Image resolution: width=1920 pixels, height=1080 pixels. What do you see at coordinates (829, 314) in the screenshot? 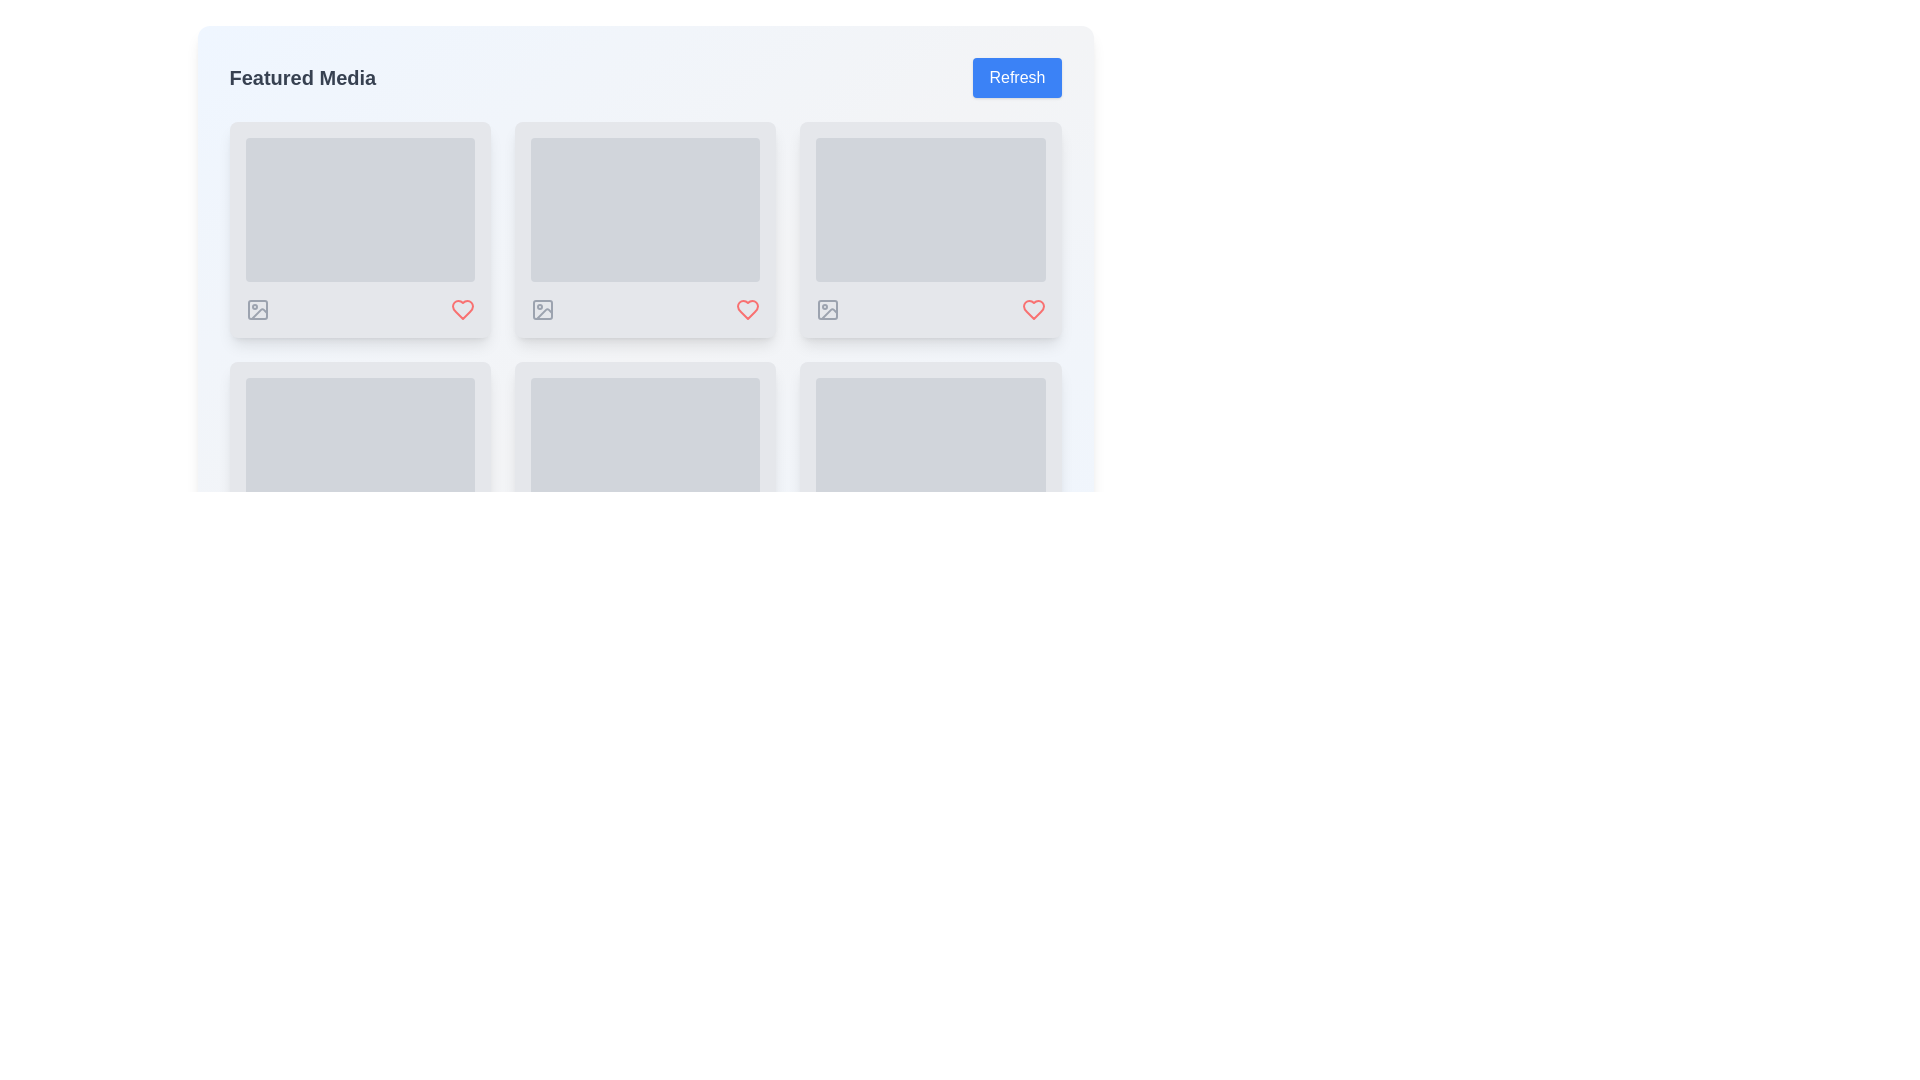
I see `the gray vector graphic icon representing imagery or photography located at the bottom-right corner of its card` at bounding box center [829, 314].